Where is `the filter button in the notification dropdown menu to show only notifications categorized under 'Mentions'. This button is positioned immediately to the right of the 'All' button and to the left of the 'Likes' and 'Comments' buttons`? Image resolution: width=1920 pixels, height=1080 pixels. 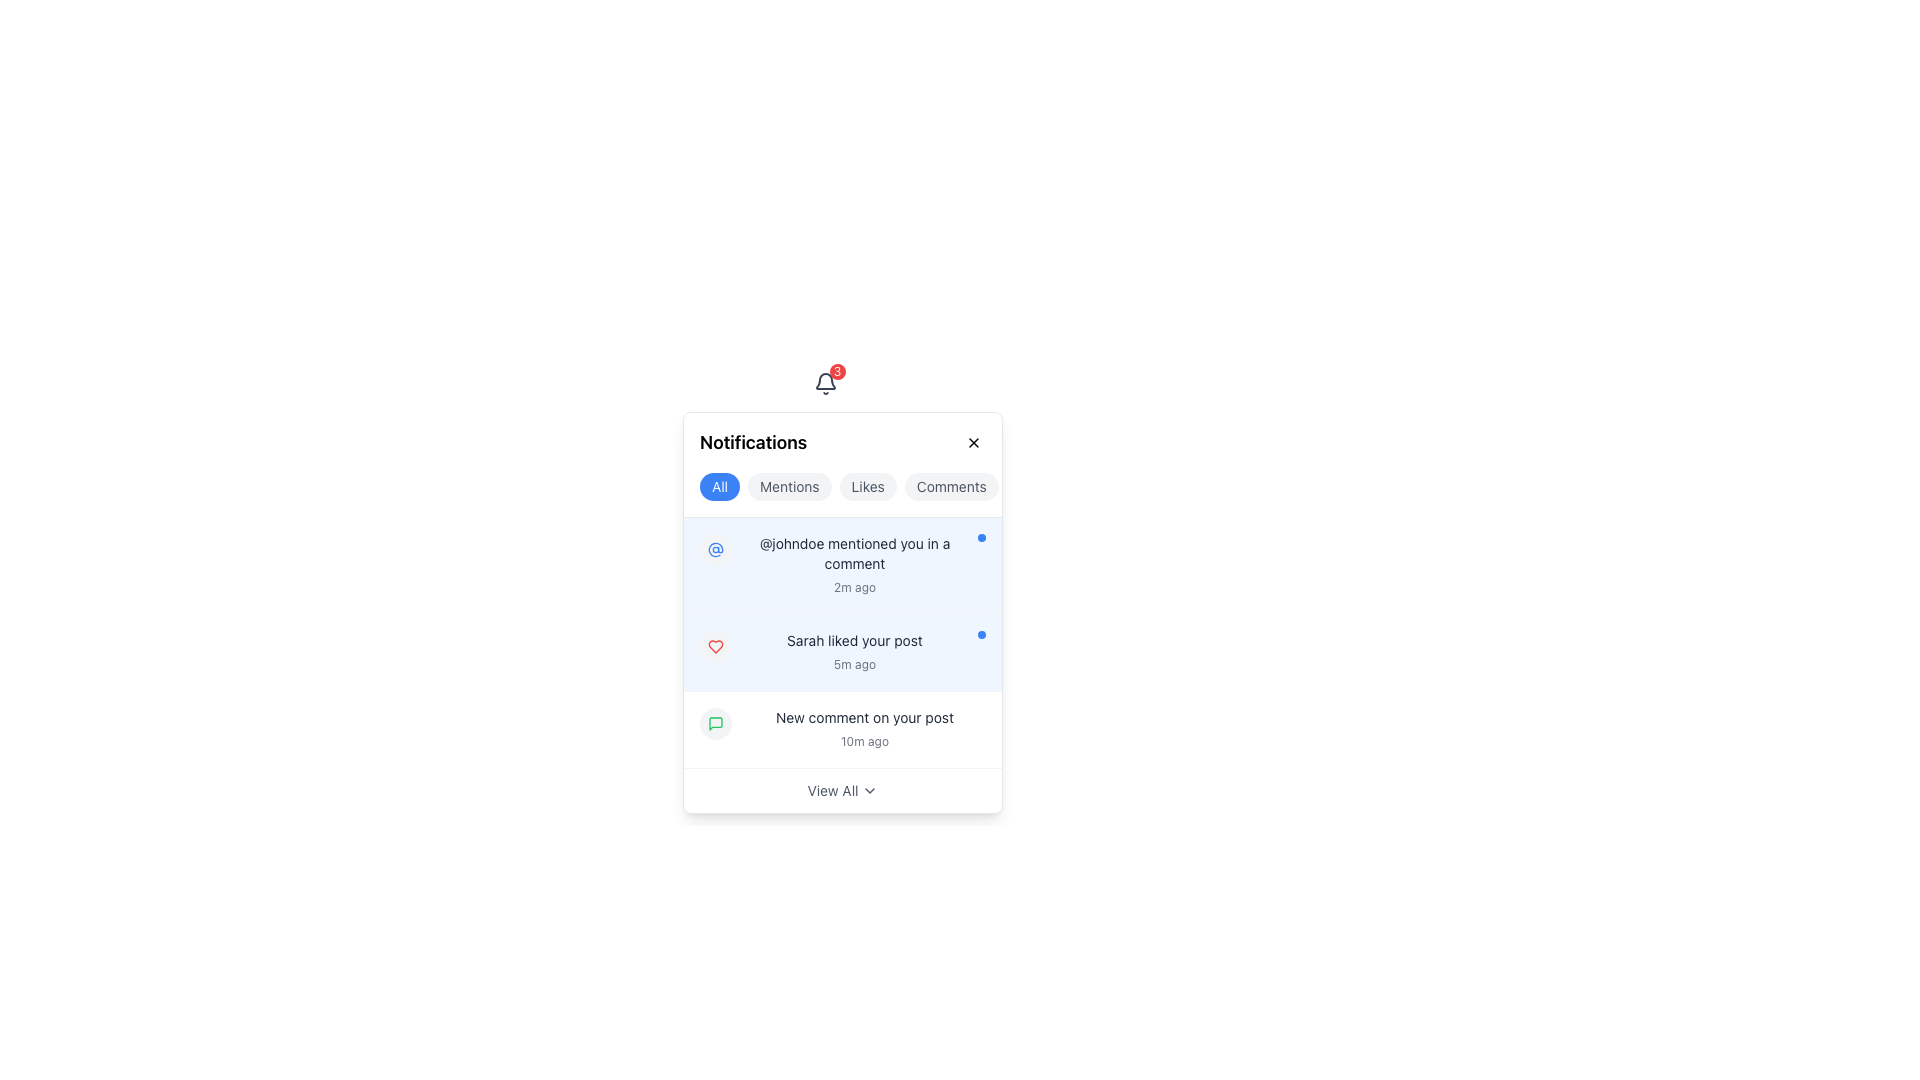
the filter button in the notification dropdown menu to show only notifications categorized under 'Mentions'. This button is positioned immediately to the right of the 'All' button and to the left of the 'Likes' and 'Comments' buttons is located at coordinates (788, 486).